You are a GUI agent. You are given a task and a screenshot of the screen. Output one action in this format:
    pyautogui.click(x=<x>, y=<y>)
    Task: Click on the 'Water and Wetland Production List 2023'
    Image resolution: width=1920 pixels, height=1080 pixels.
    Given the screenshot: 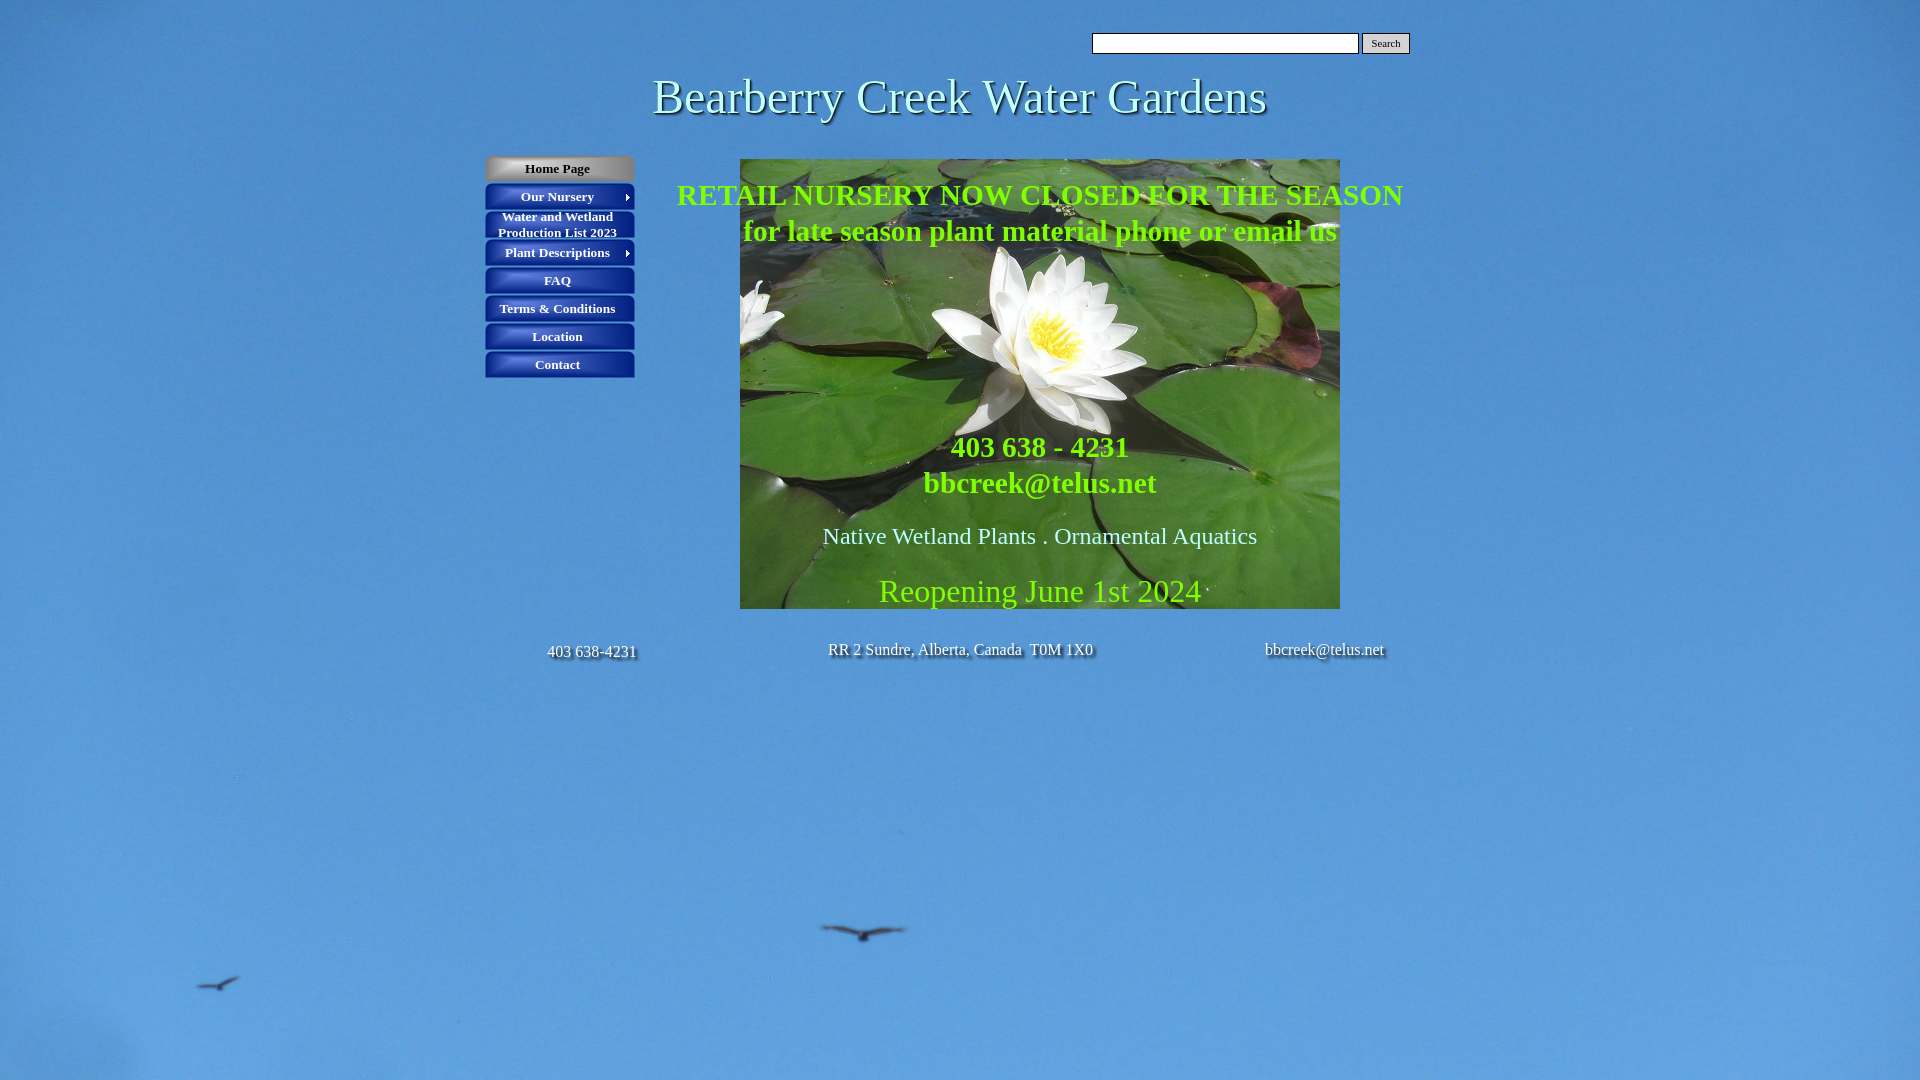 What is the action you would take?
    pyautogui.click(x=560, y=224)
    